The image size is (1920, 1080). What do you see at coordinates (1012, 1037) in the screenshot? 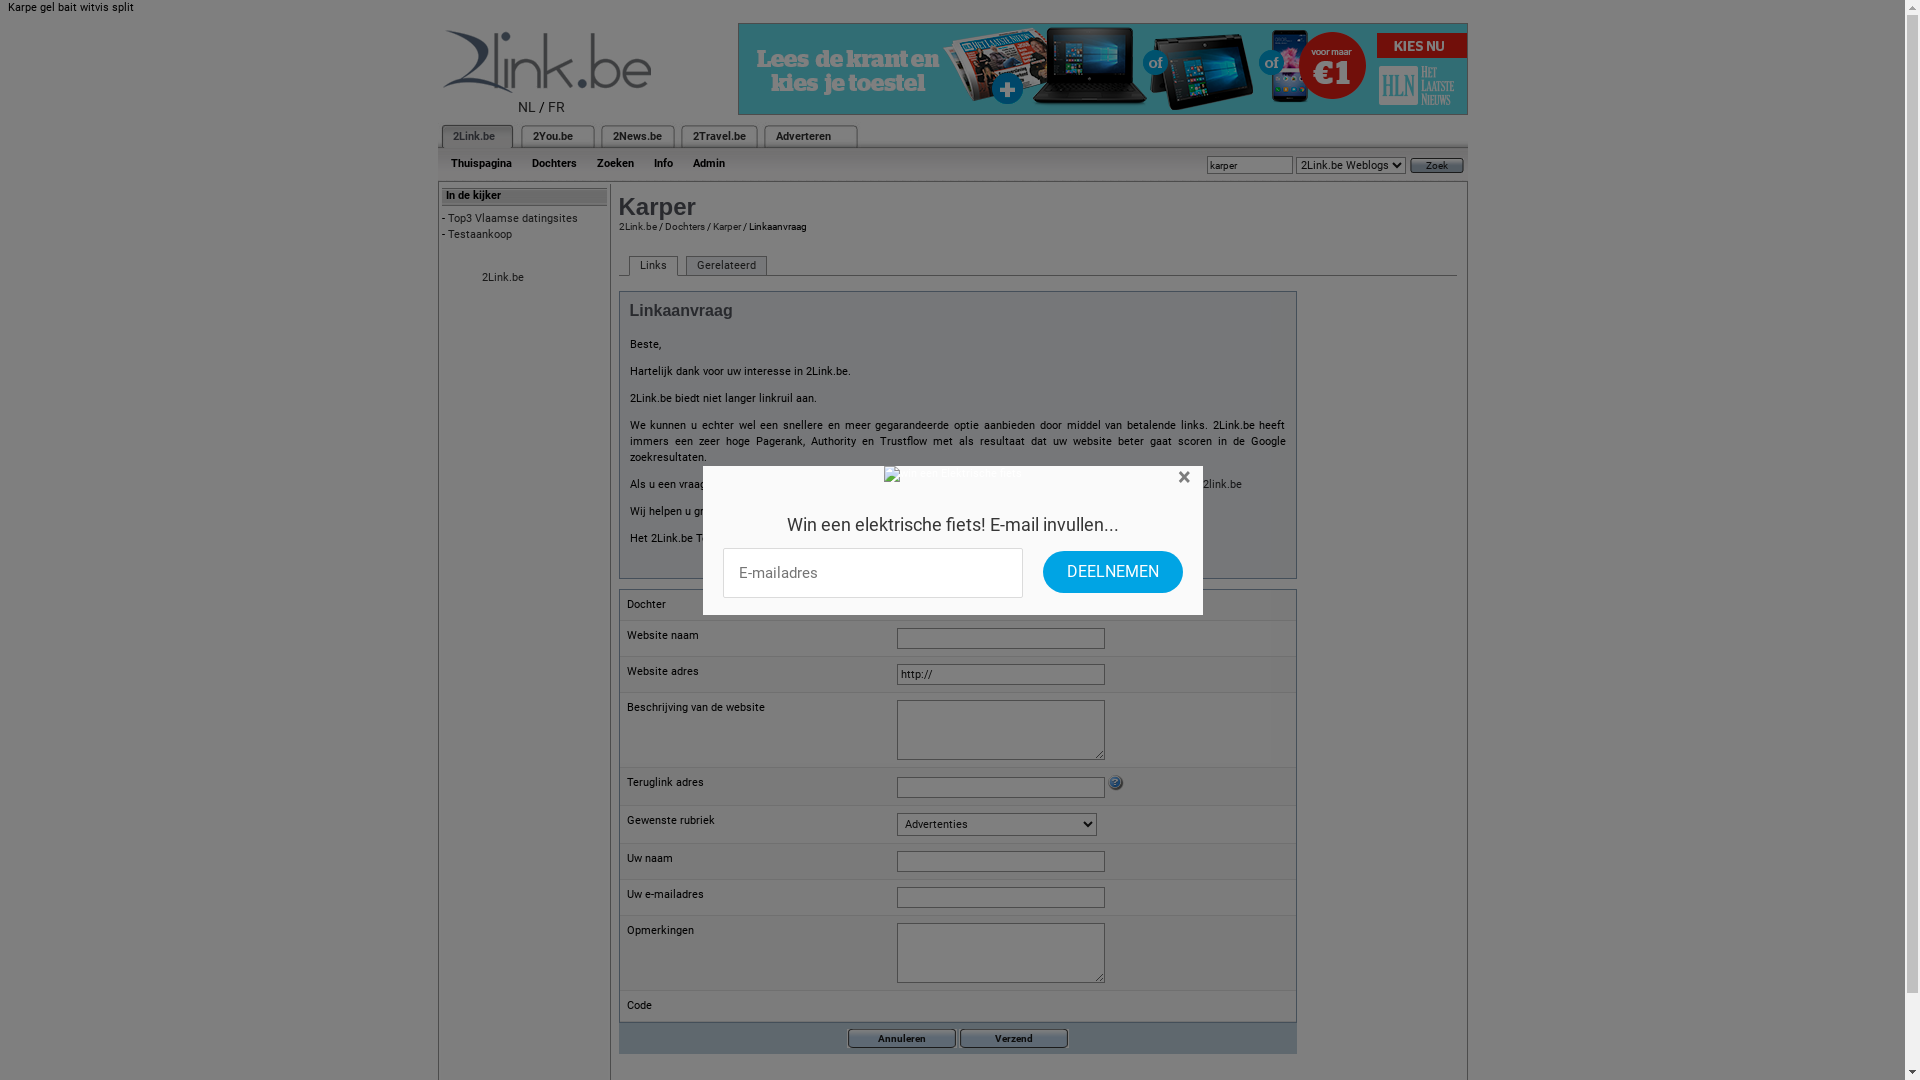
I see `'Verzend'` at bounding box center [1012, 1037].